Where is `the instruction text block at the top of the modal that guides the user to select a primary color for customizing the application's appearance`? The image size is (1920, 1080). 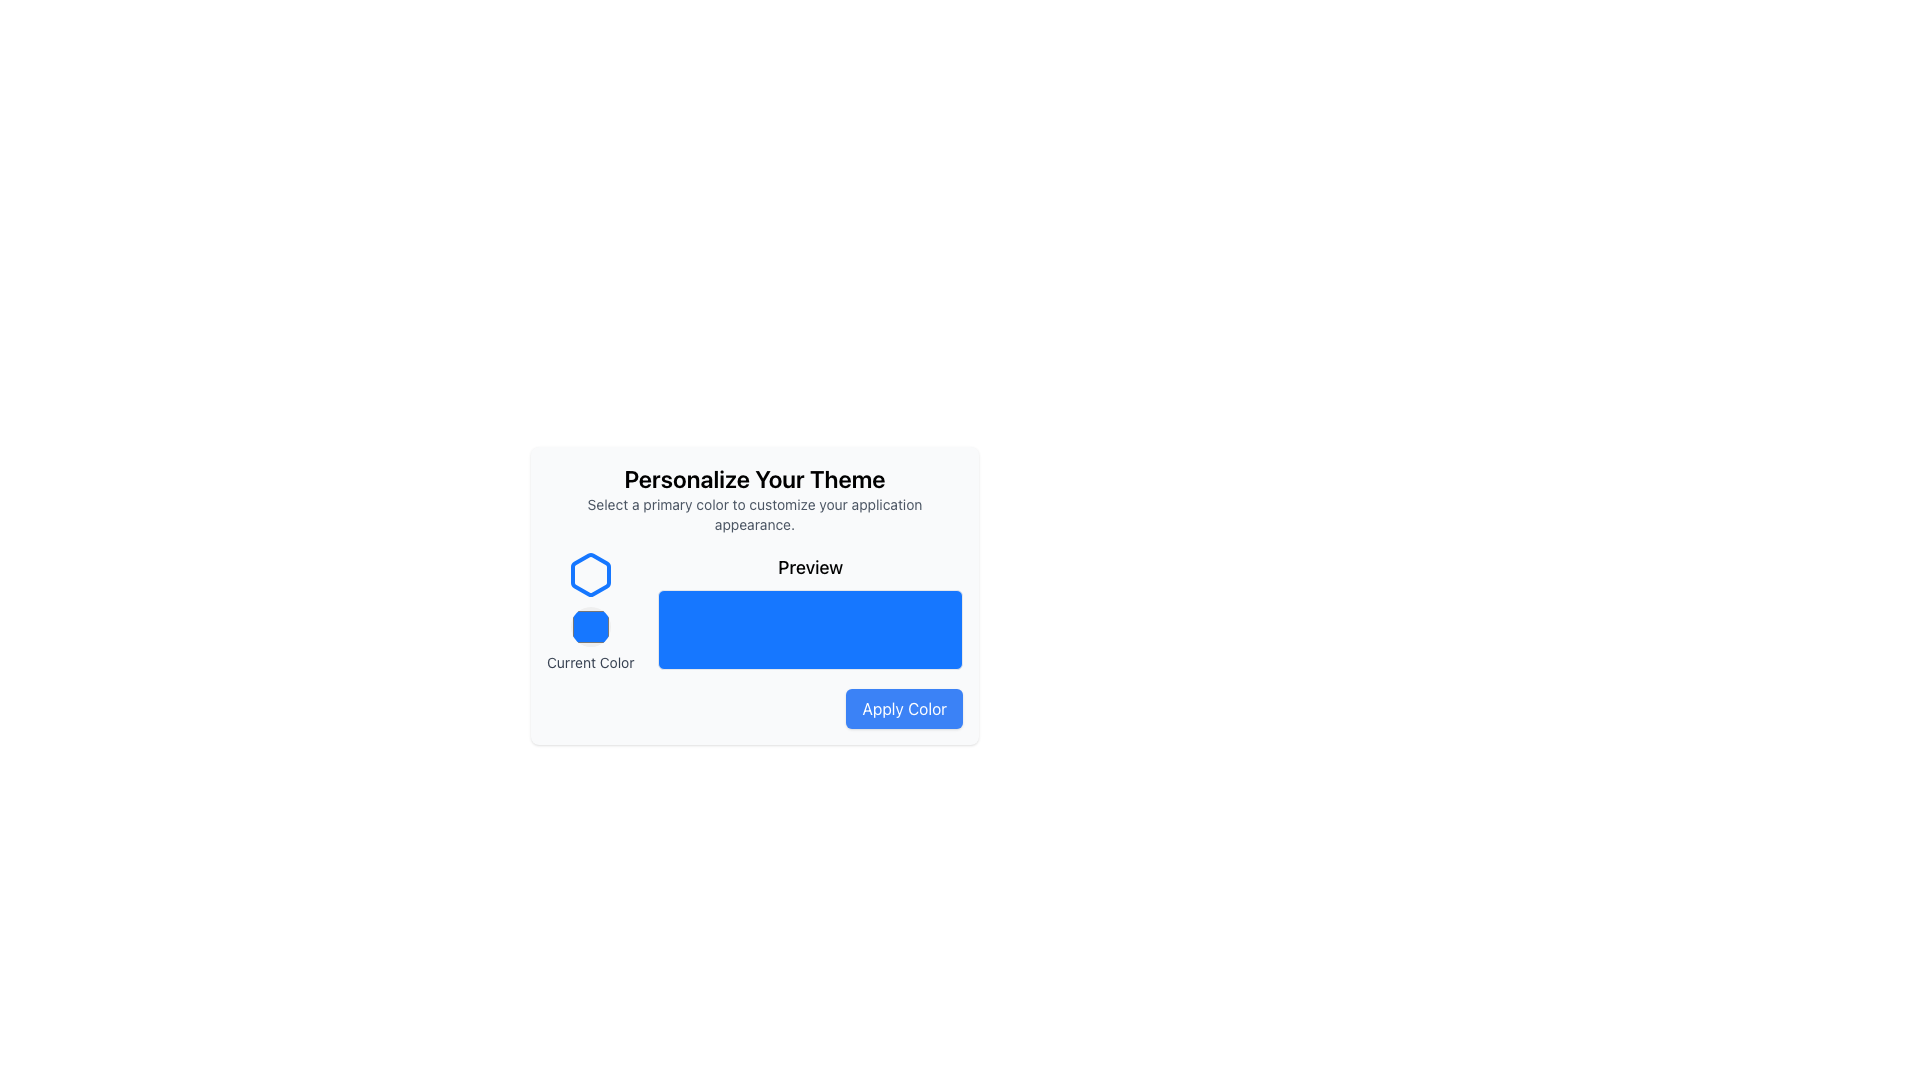
the instruction text block at the top of the modal that guides the user to select a primary color for customizing the application's appearance is located at coordinates (753, 497).